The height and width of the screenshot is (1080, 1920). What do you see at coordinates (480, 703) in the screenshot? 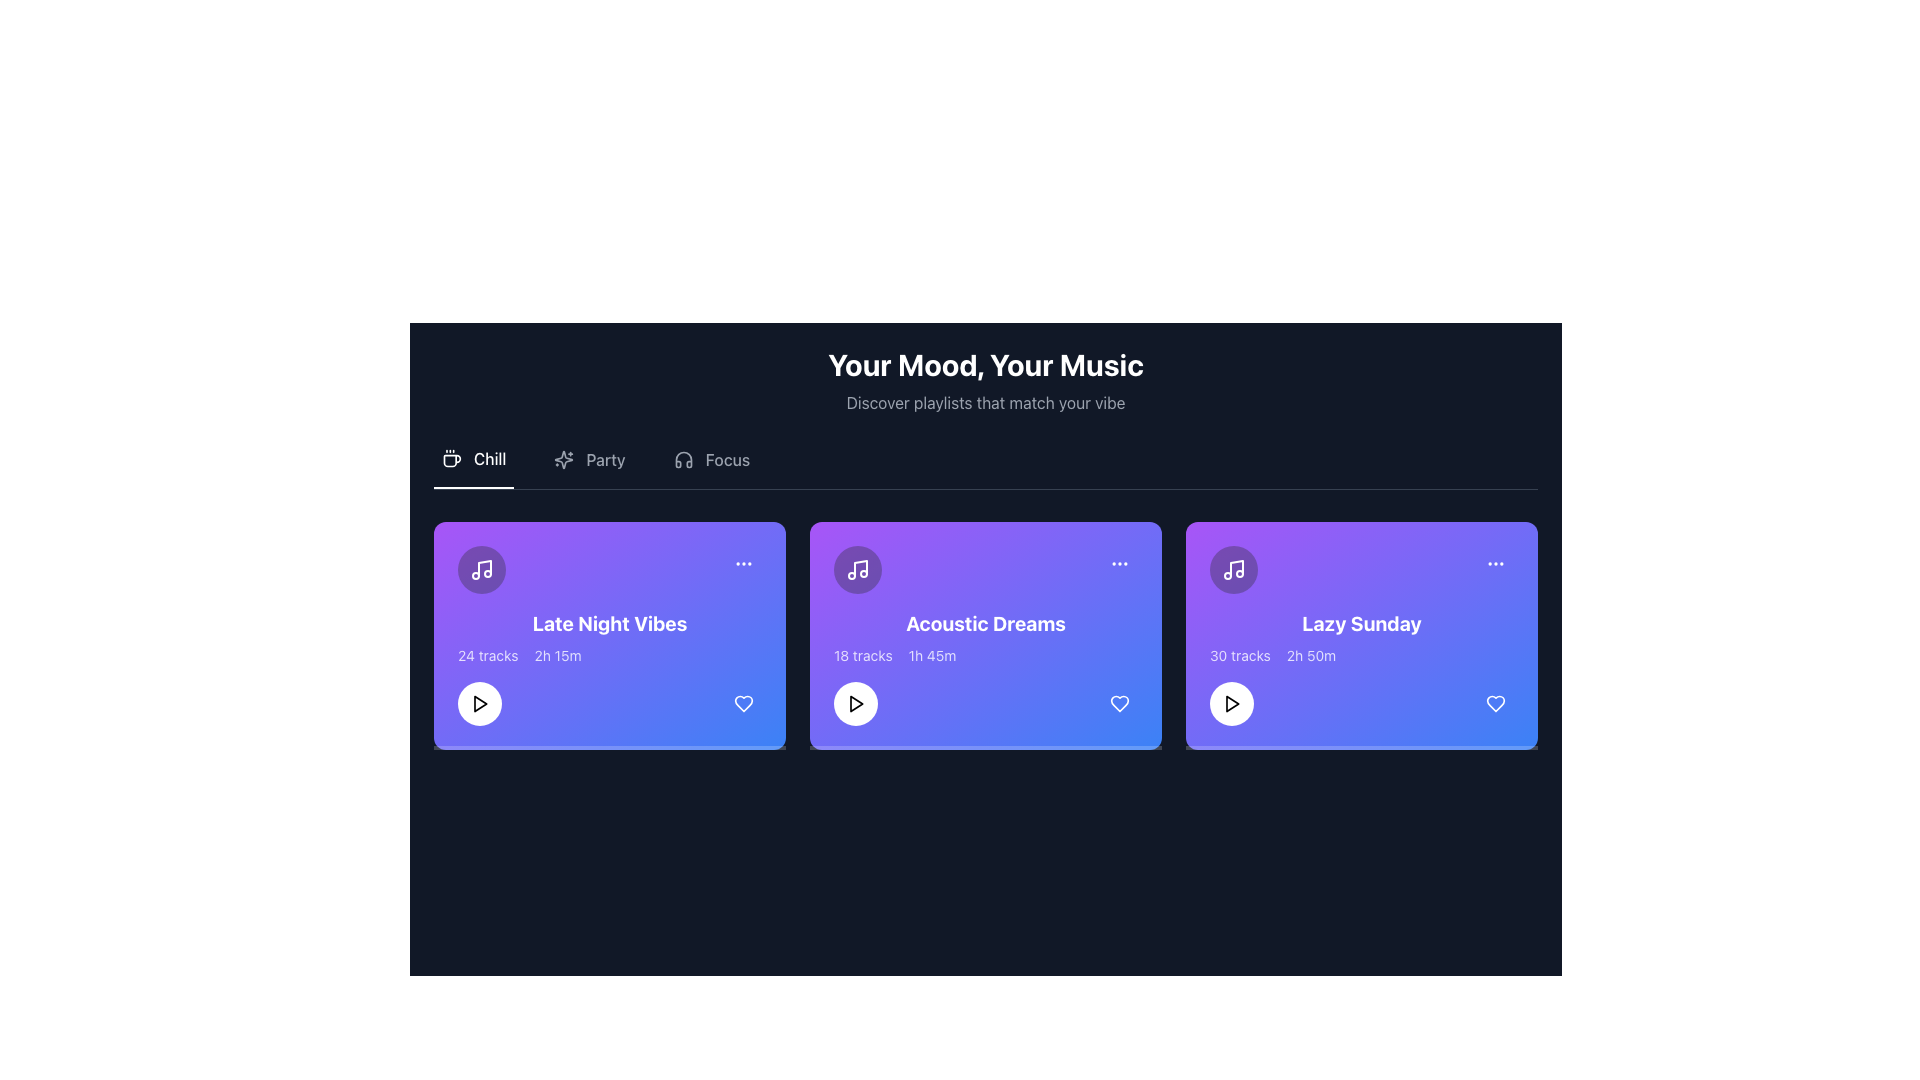
I see `the triangular play icon outlined in white, located at the center-bottom of the 'Acoustic Dreams' card` at bounding box center [480, 703].